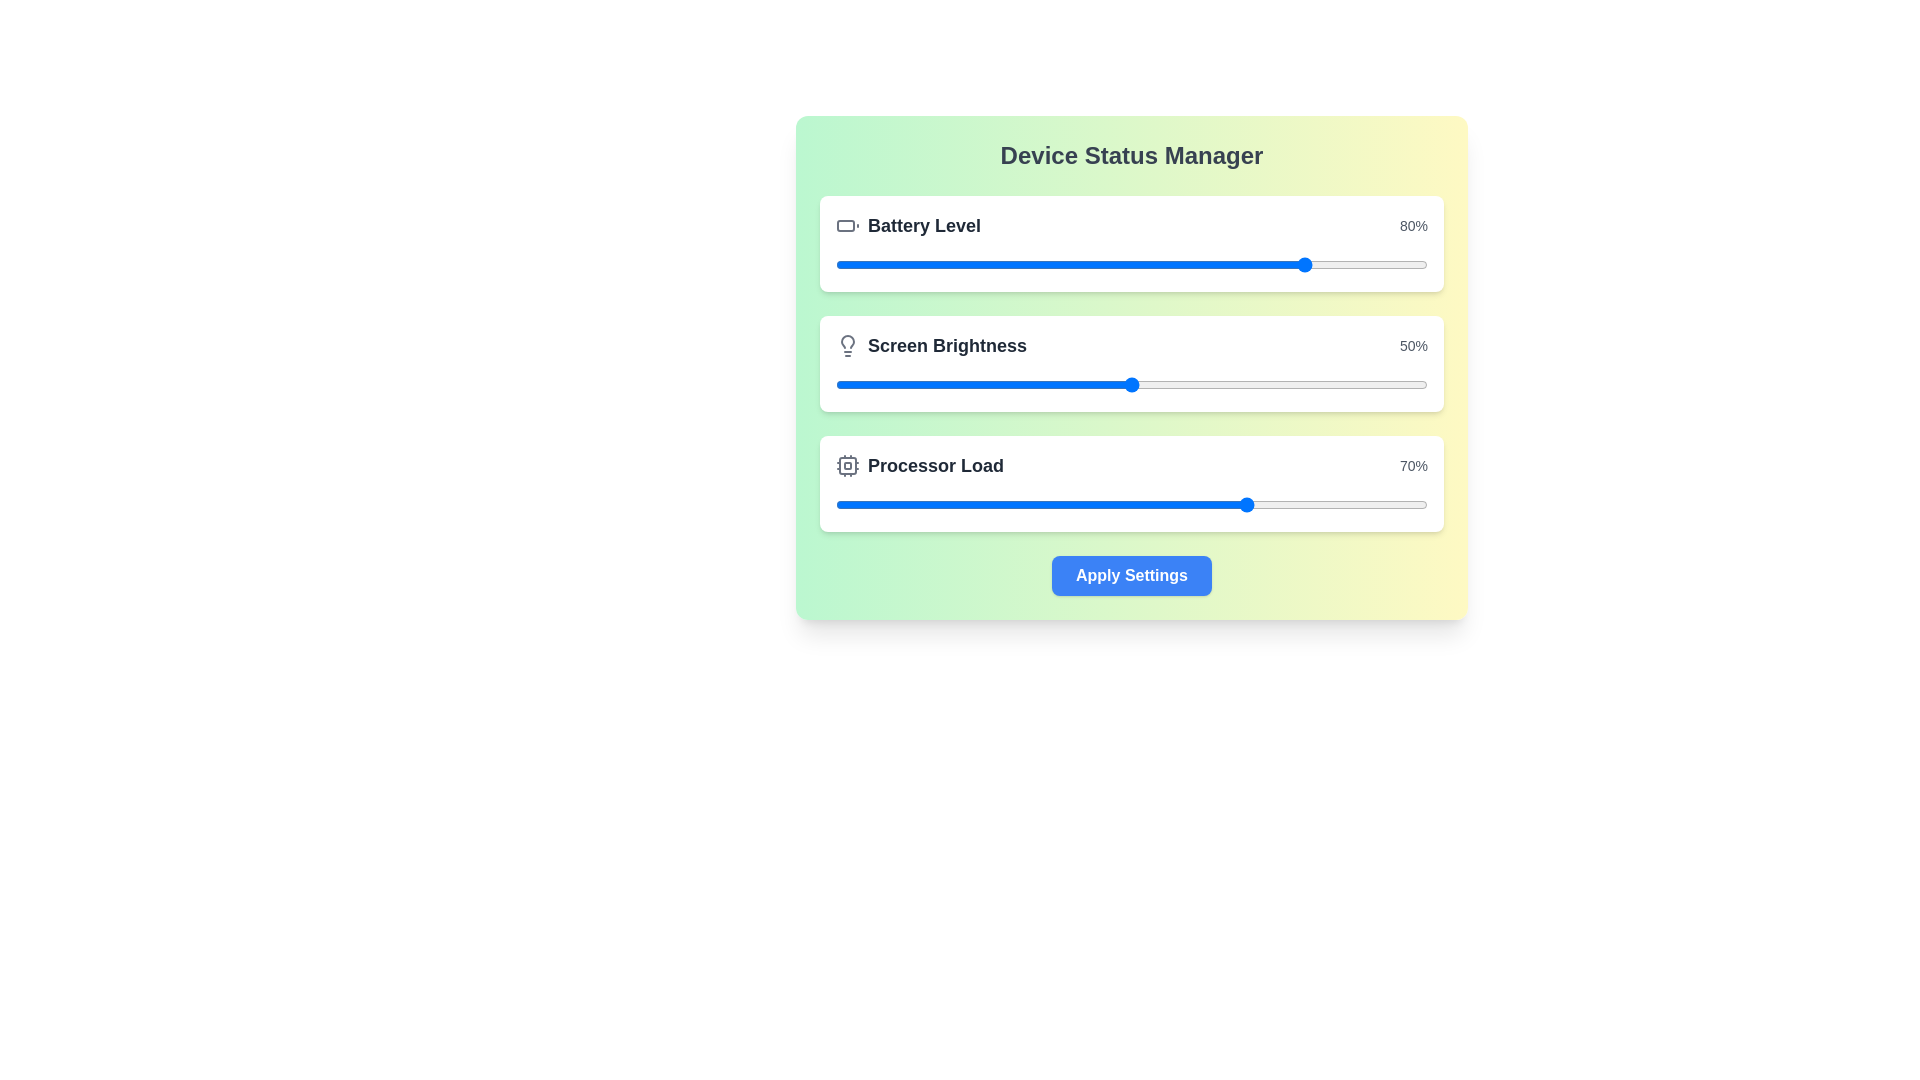  What do you see at coordinates (1071, 264) in the screenshot?
I see `the battery level slider` at bounding box center [1071, 264].